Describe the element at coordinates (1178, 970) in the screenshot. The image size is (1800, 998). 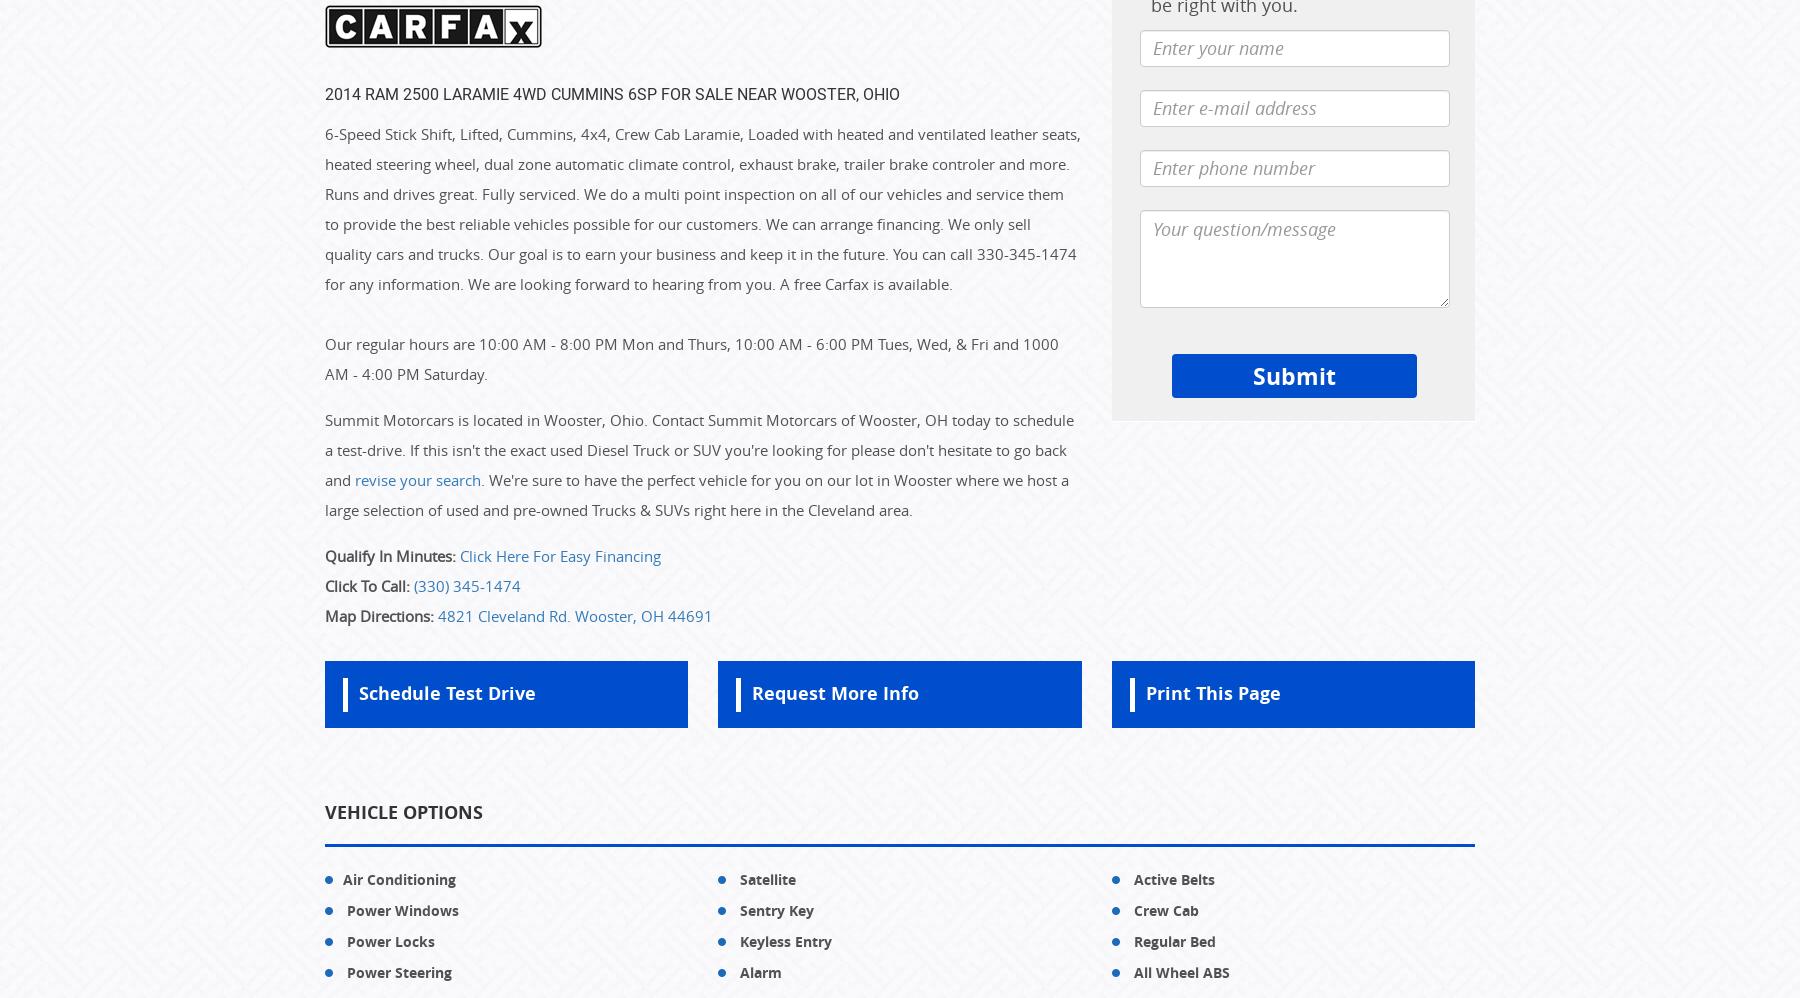
I see `'All Wheel ABS'` at that location.